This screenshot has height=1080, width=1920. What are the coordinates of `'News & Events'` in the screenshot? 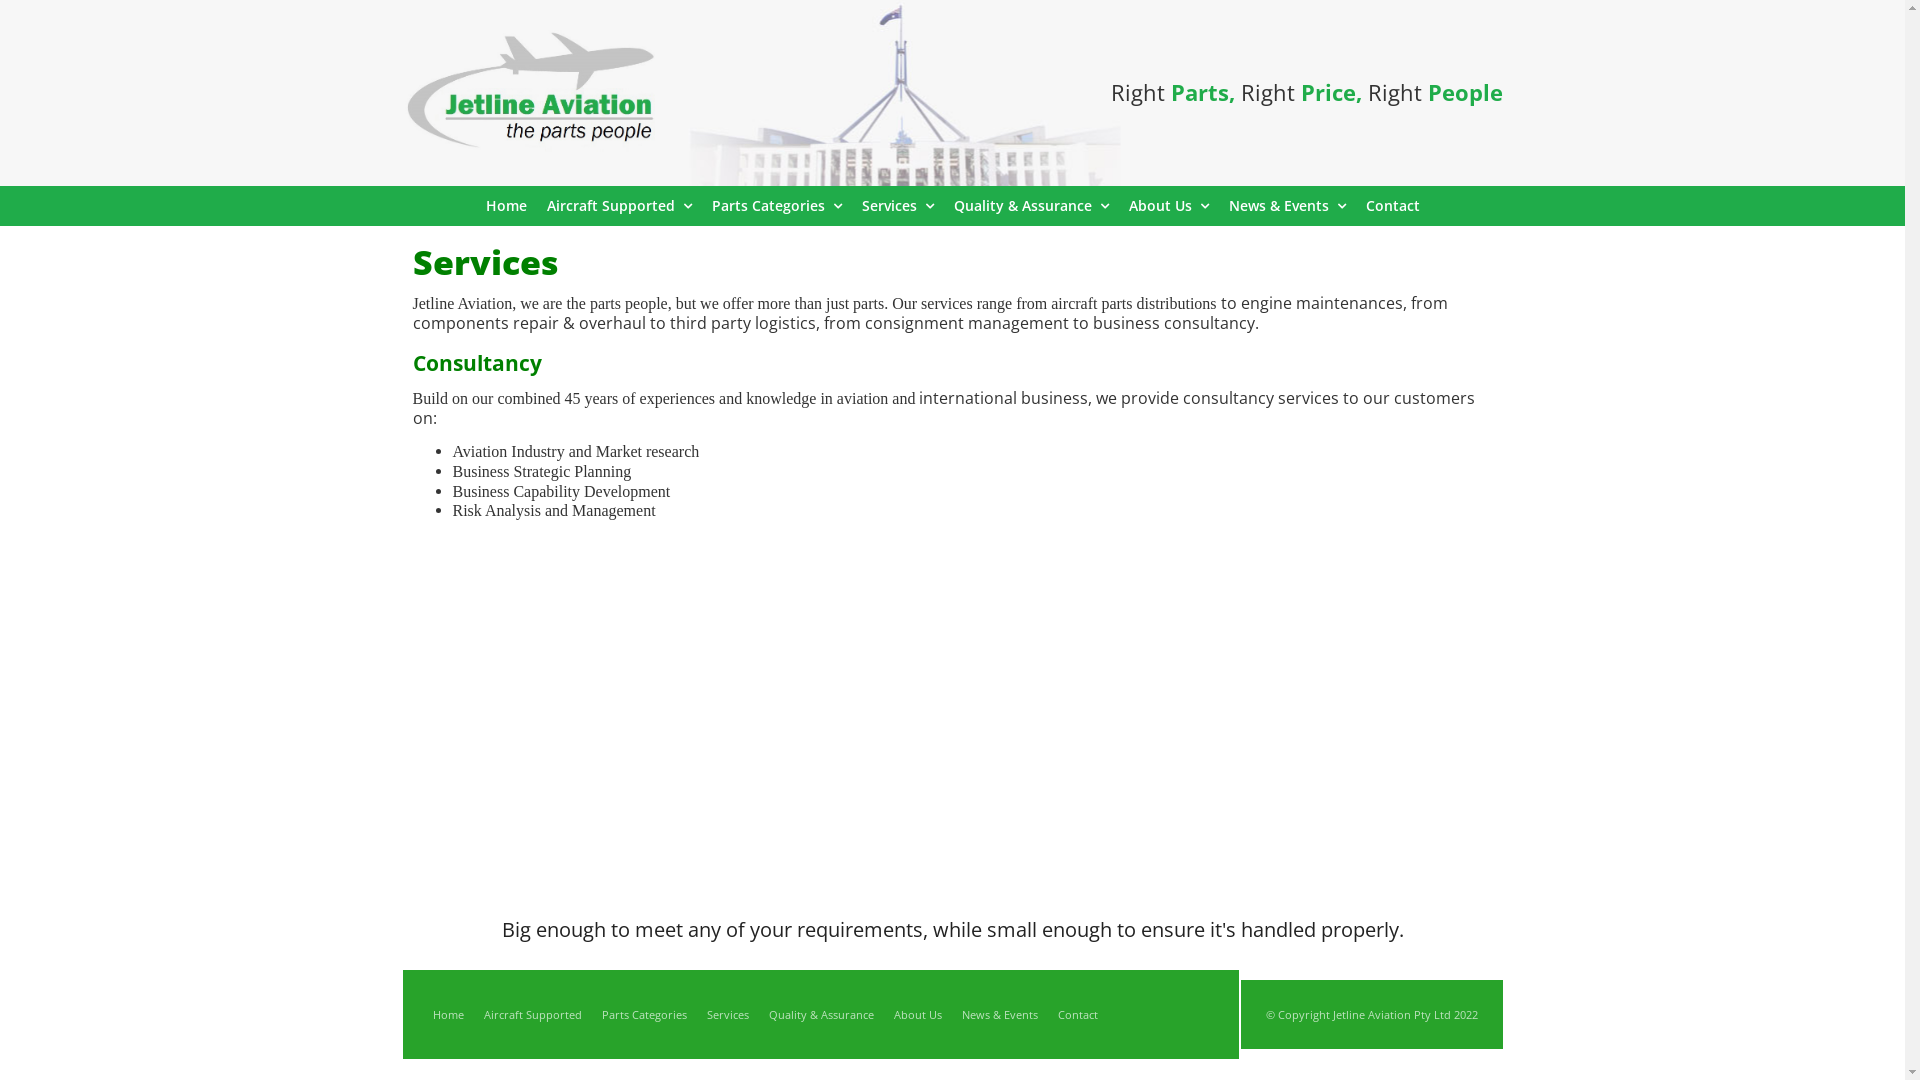 It's located at (999, 1014).